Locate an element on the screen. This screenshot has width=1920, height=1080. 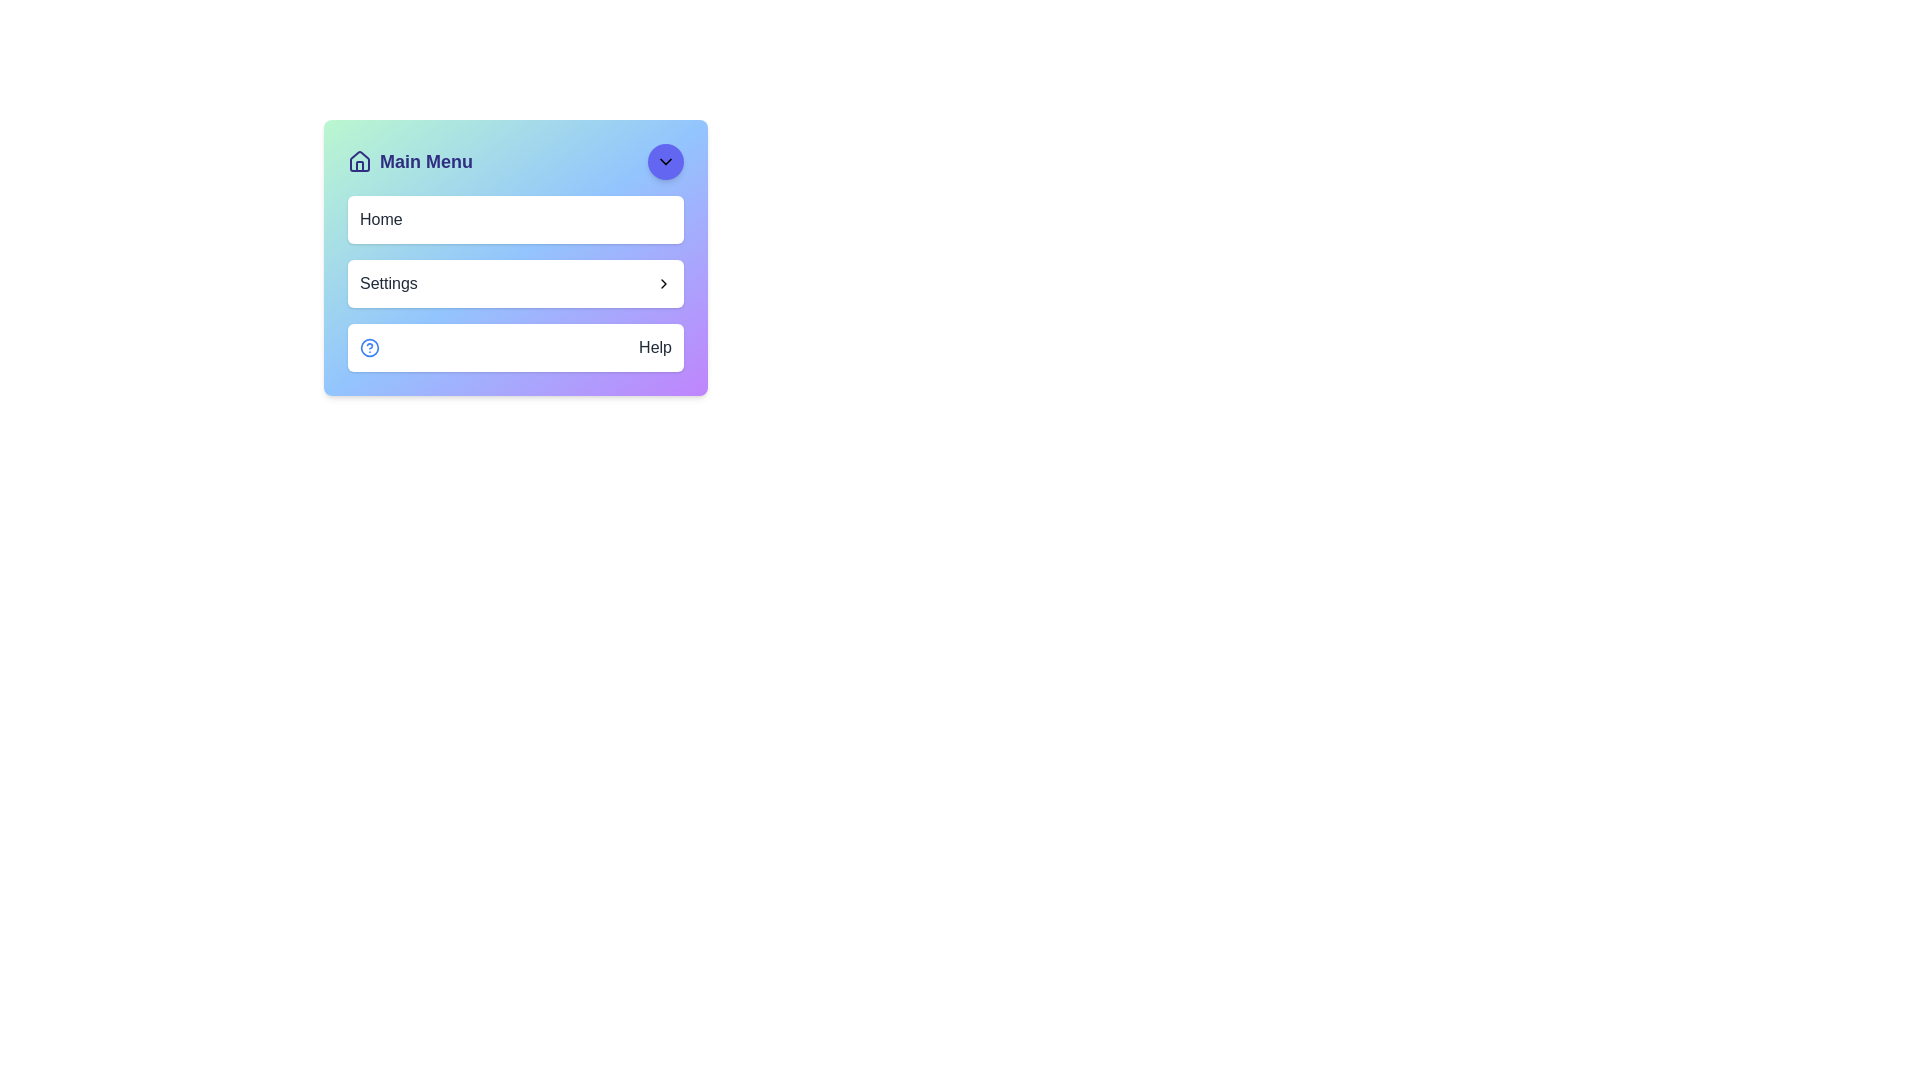
the 'Settings' interactive list item, which is the second item in a vertical list is located at coordinates (515, 284).